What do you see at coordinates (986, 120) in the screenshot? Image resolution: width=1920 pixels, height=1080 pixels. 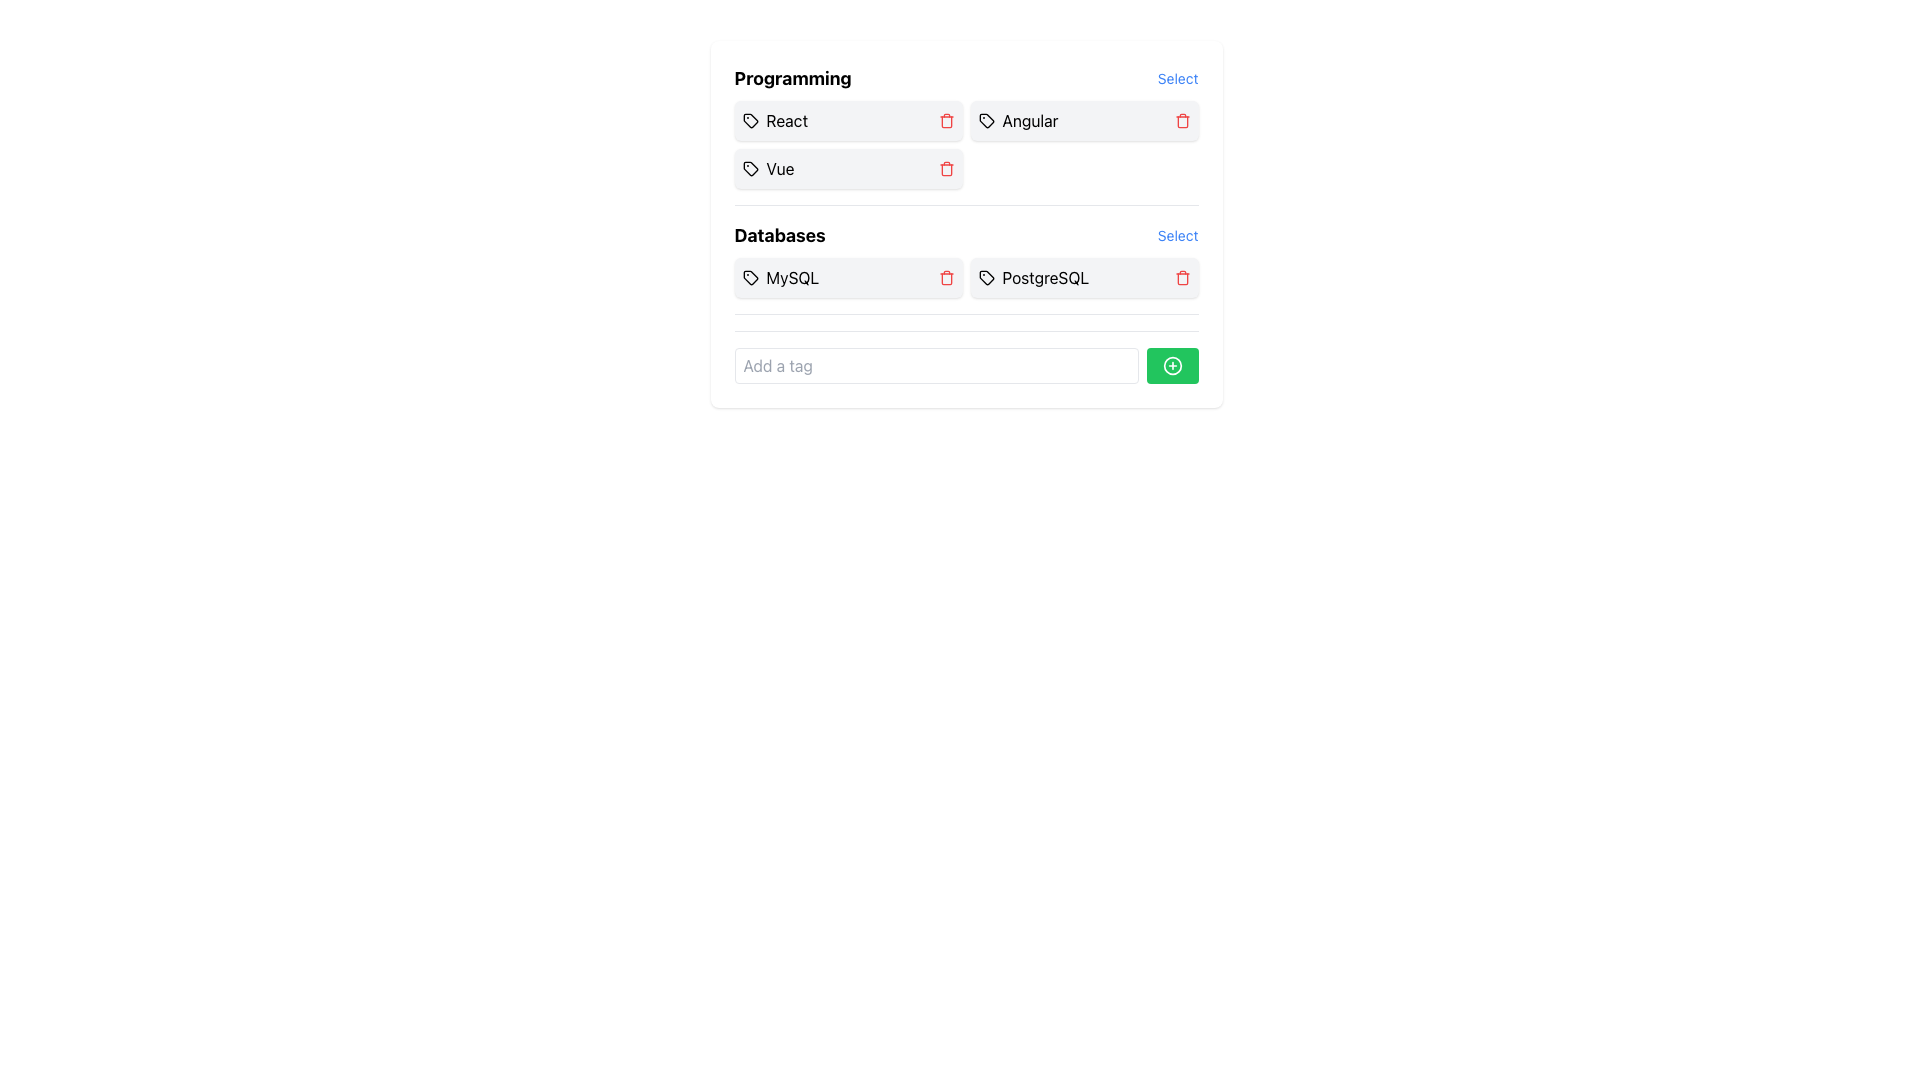 I see `the visual indicator icon associated with the 'Angular' label, located to the left of the 'Angular' text in the second row of tags under the 'Programming' section` at bounding box center [986, 120].